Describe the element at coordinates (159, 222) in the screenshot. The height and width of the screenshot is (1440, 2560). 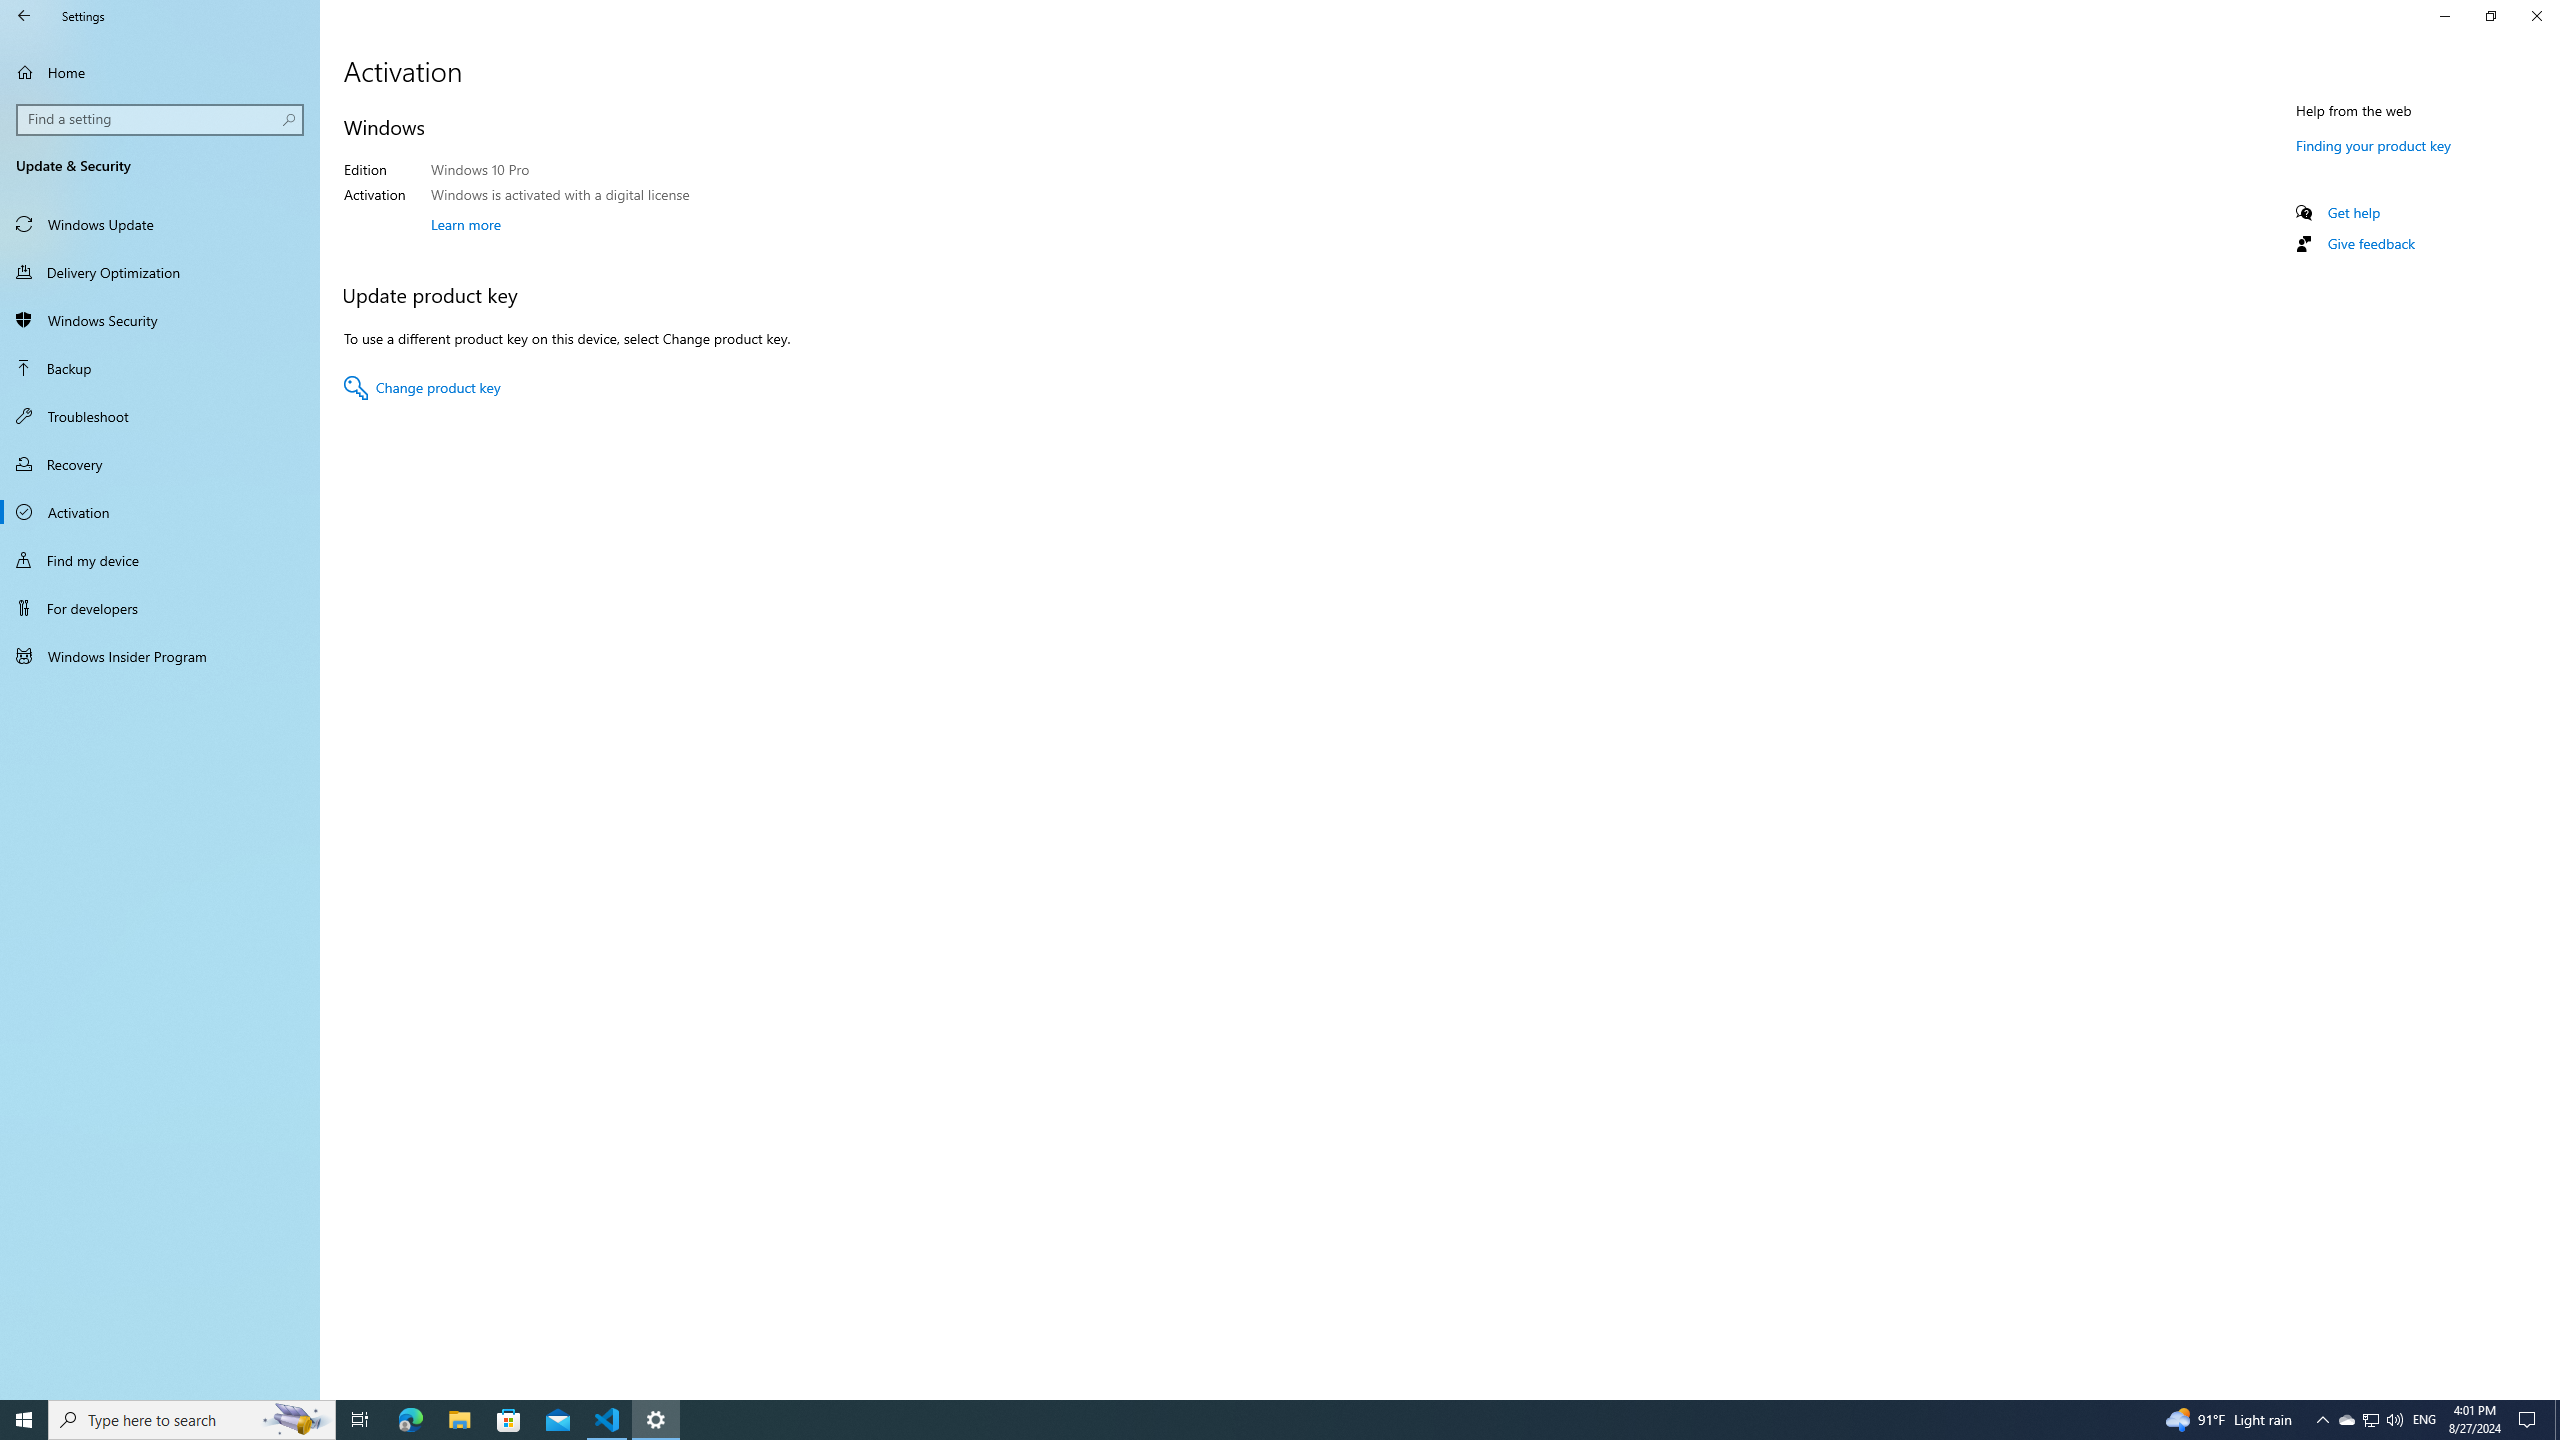
I see `'Windows Update'` at that location.